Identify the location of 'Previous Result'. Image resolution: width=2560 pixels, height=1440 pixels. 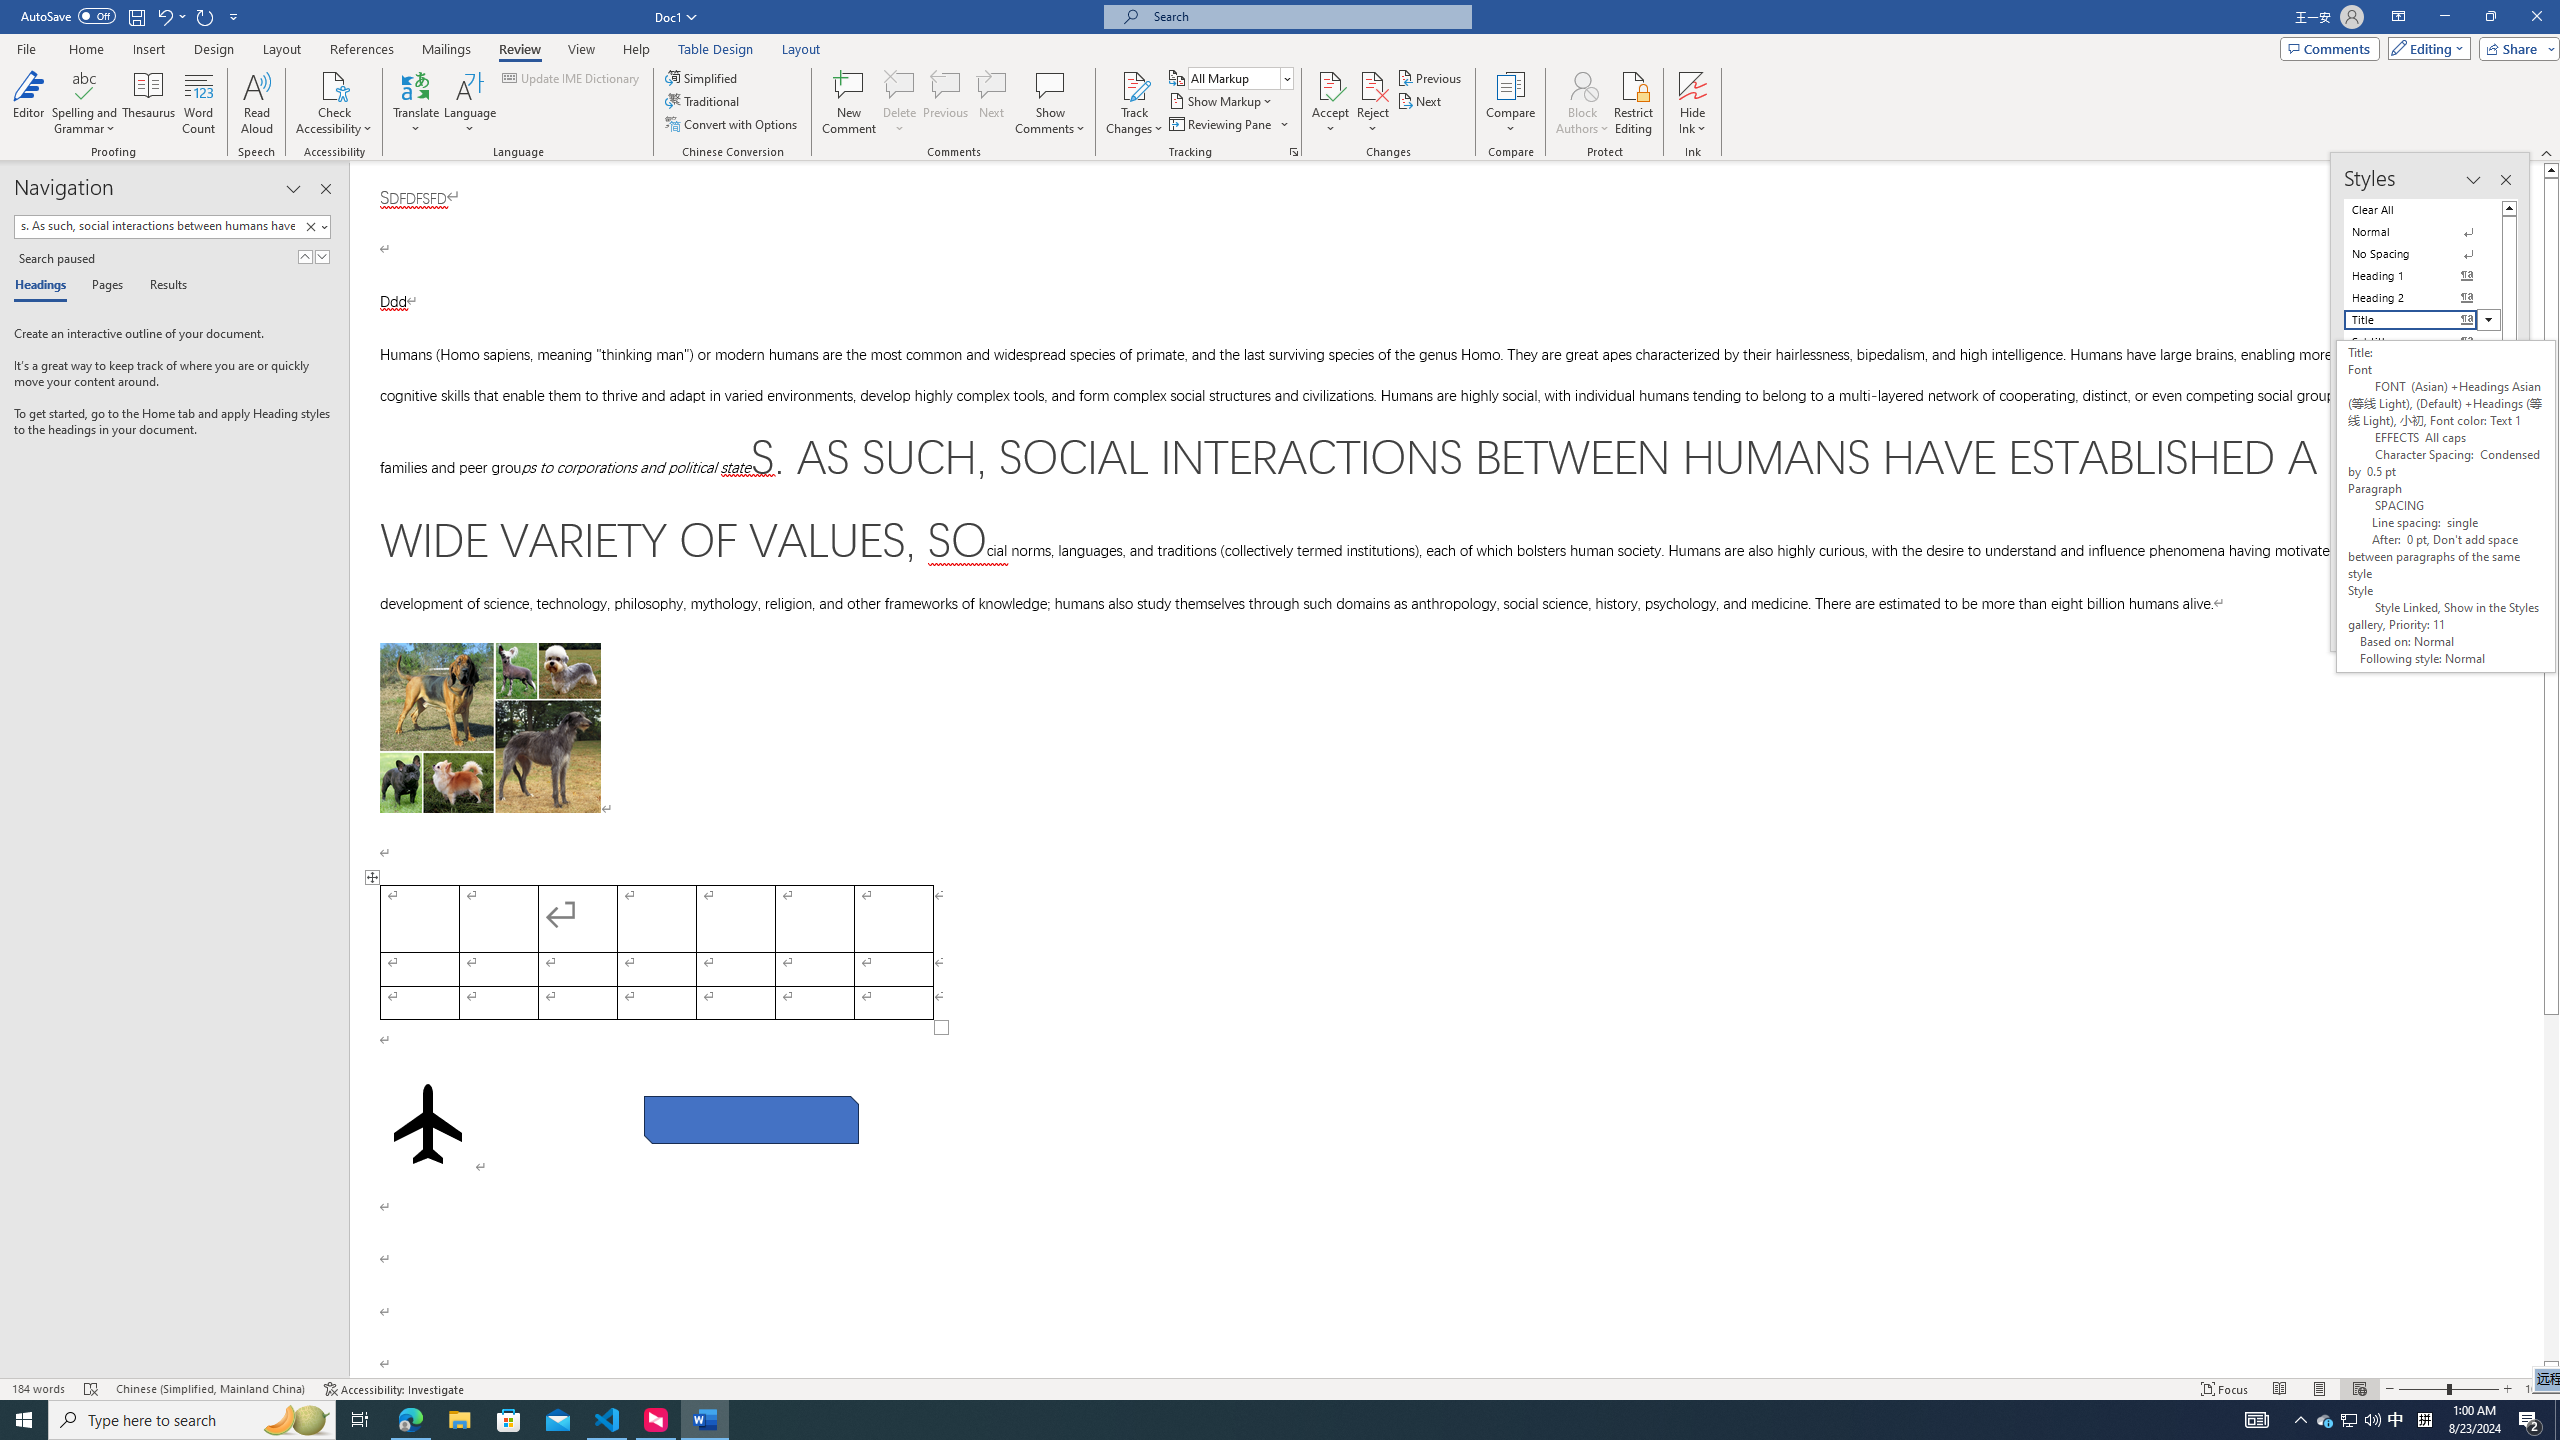
(305, 256).